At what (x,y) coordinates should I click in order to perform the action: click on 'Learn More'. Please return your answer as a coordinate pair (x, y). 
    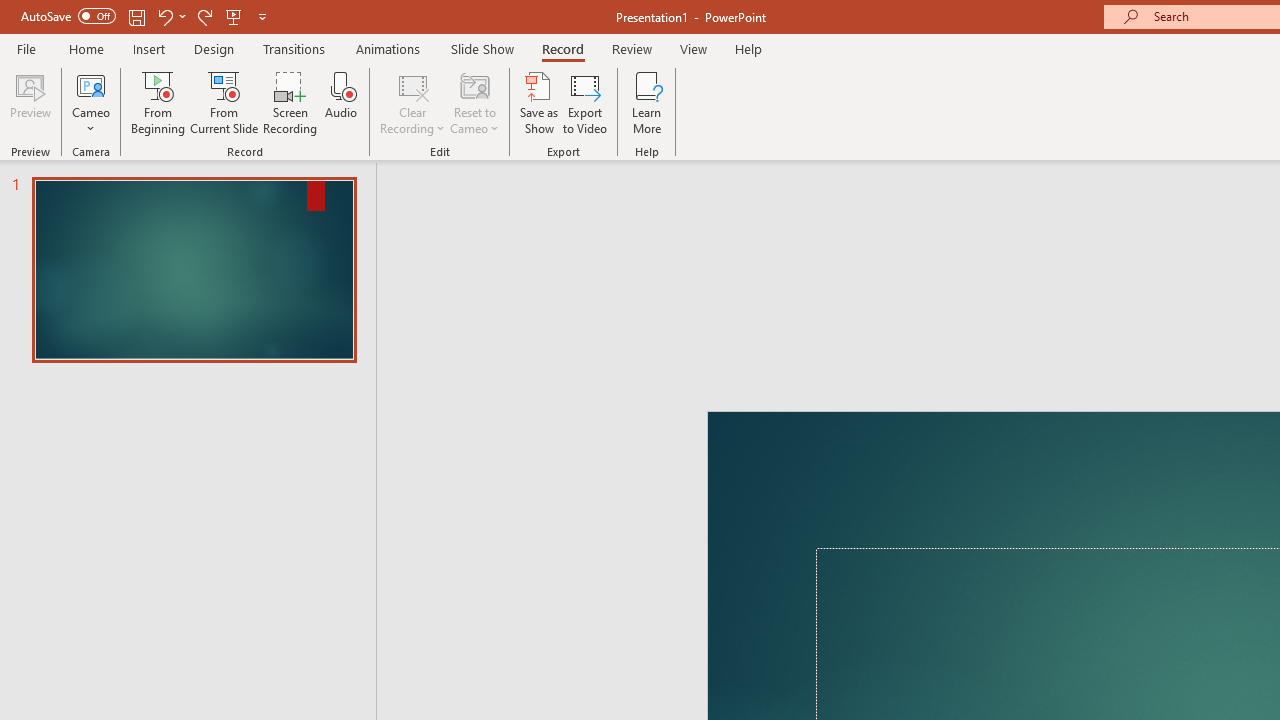
    Looking at the image, I should click on (647, 103).